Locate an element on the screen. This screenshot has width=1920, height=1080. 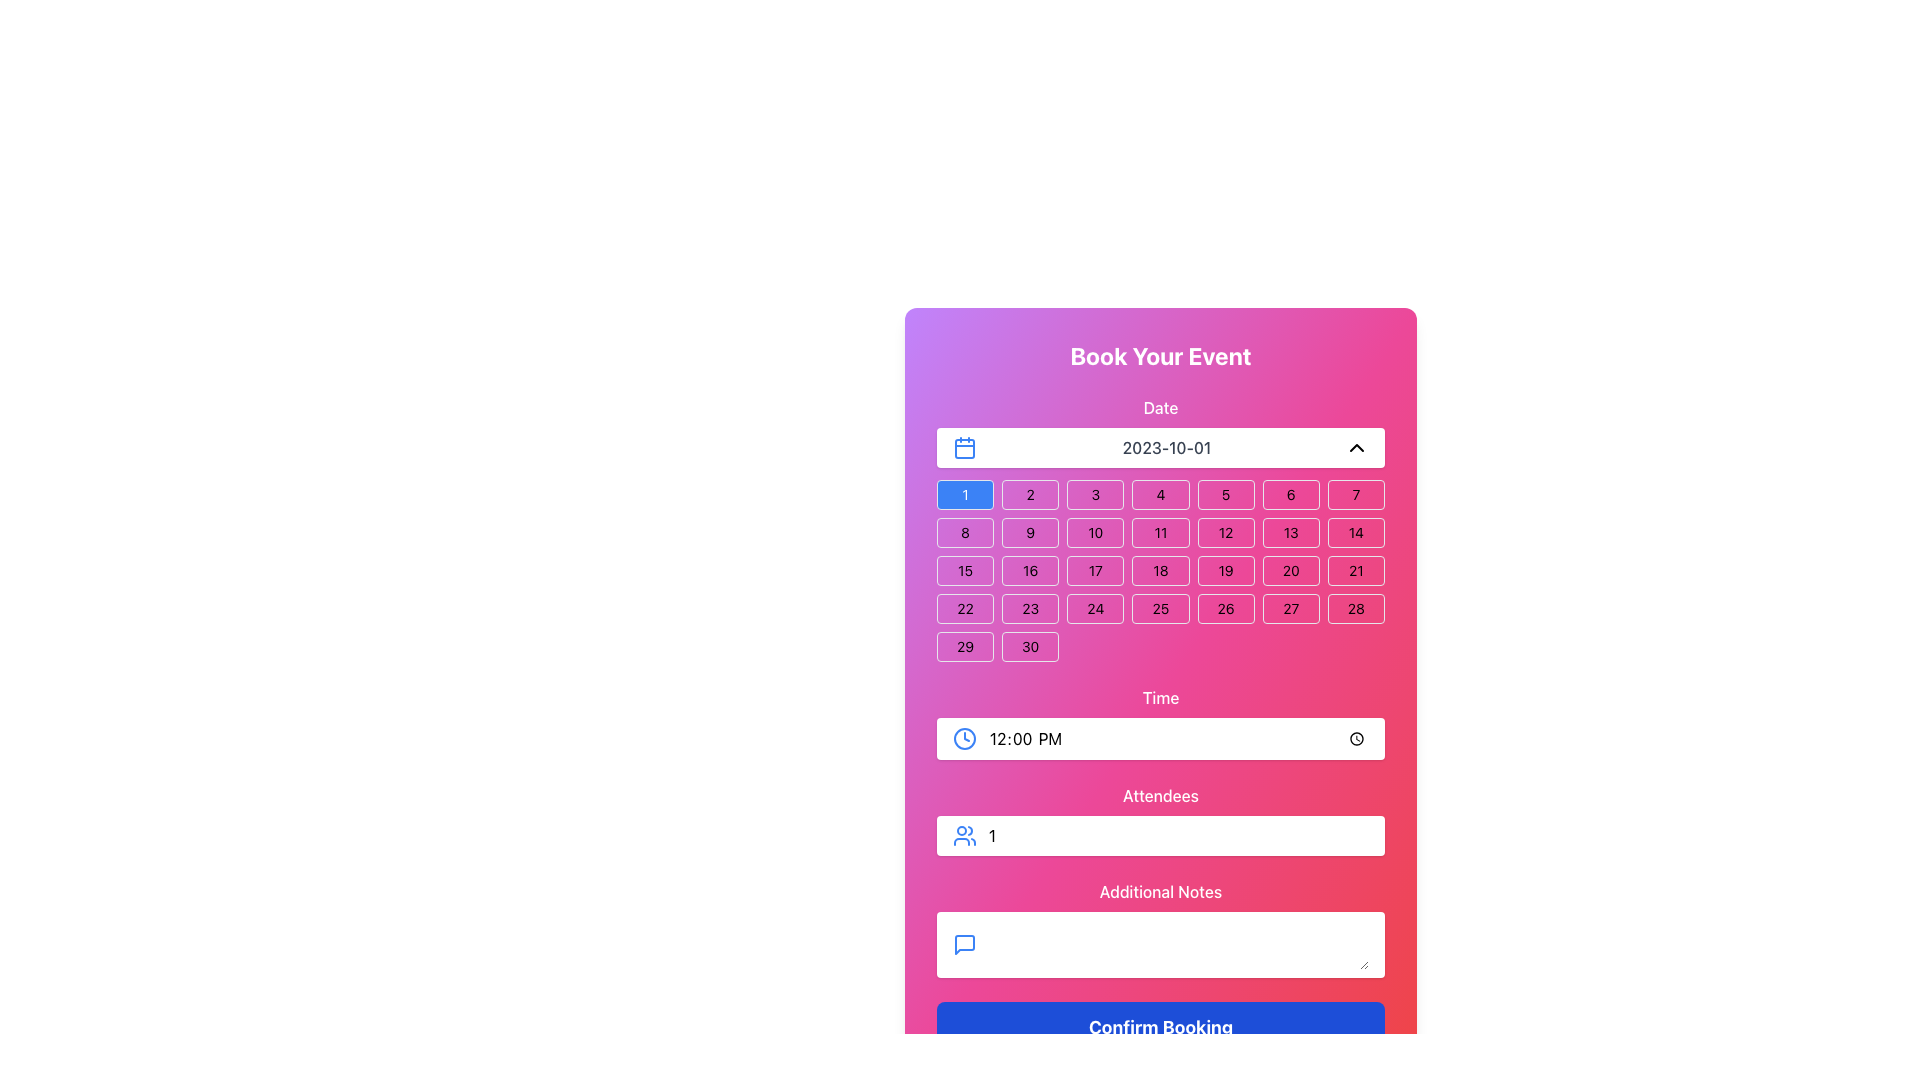
the button representing the day '10' is located at coordinates (1094, 531).